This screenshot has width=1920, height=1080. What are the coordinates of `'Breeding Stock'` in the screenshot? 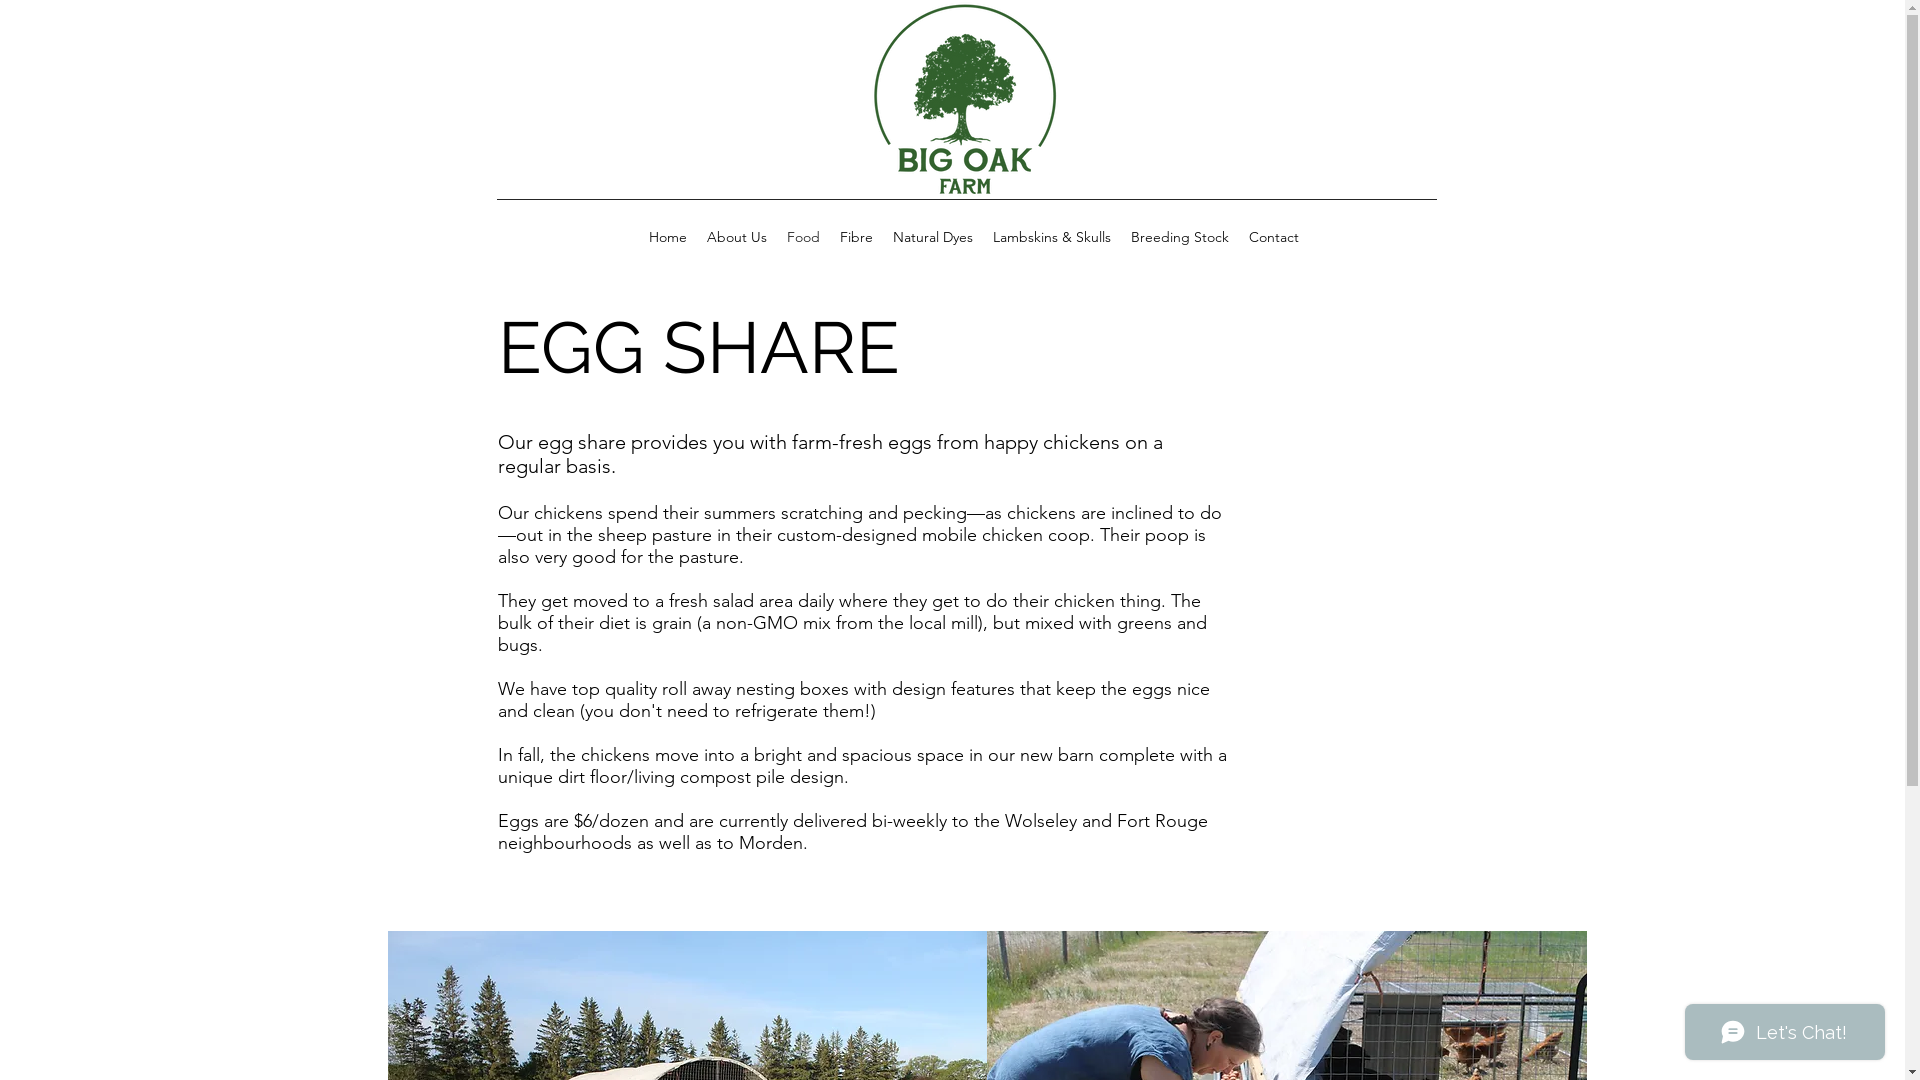 It's located at (1179, 235).